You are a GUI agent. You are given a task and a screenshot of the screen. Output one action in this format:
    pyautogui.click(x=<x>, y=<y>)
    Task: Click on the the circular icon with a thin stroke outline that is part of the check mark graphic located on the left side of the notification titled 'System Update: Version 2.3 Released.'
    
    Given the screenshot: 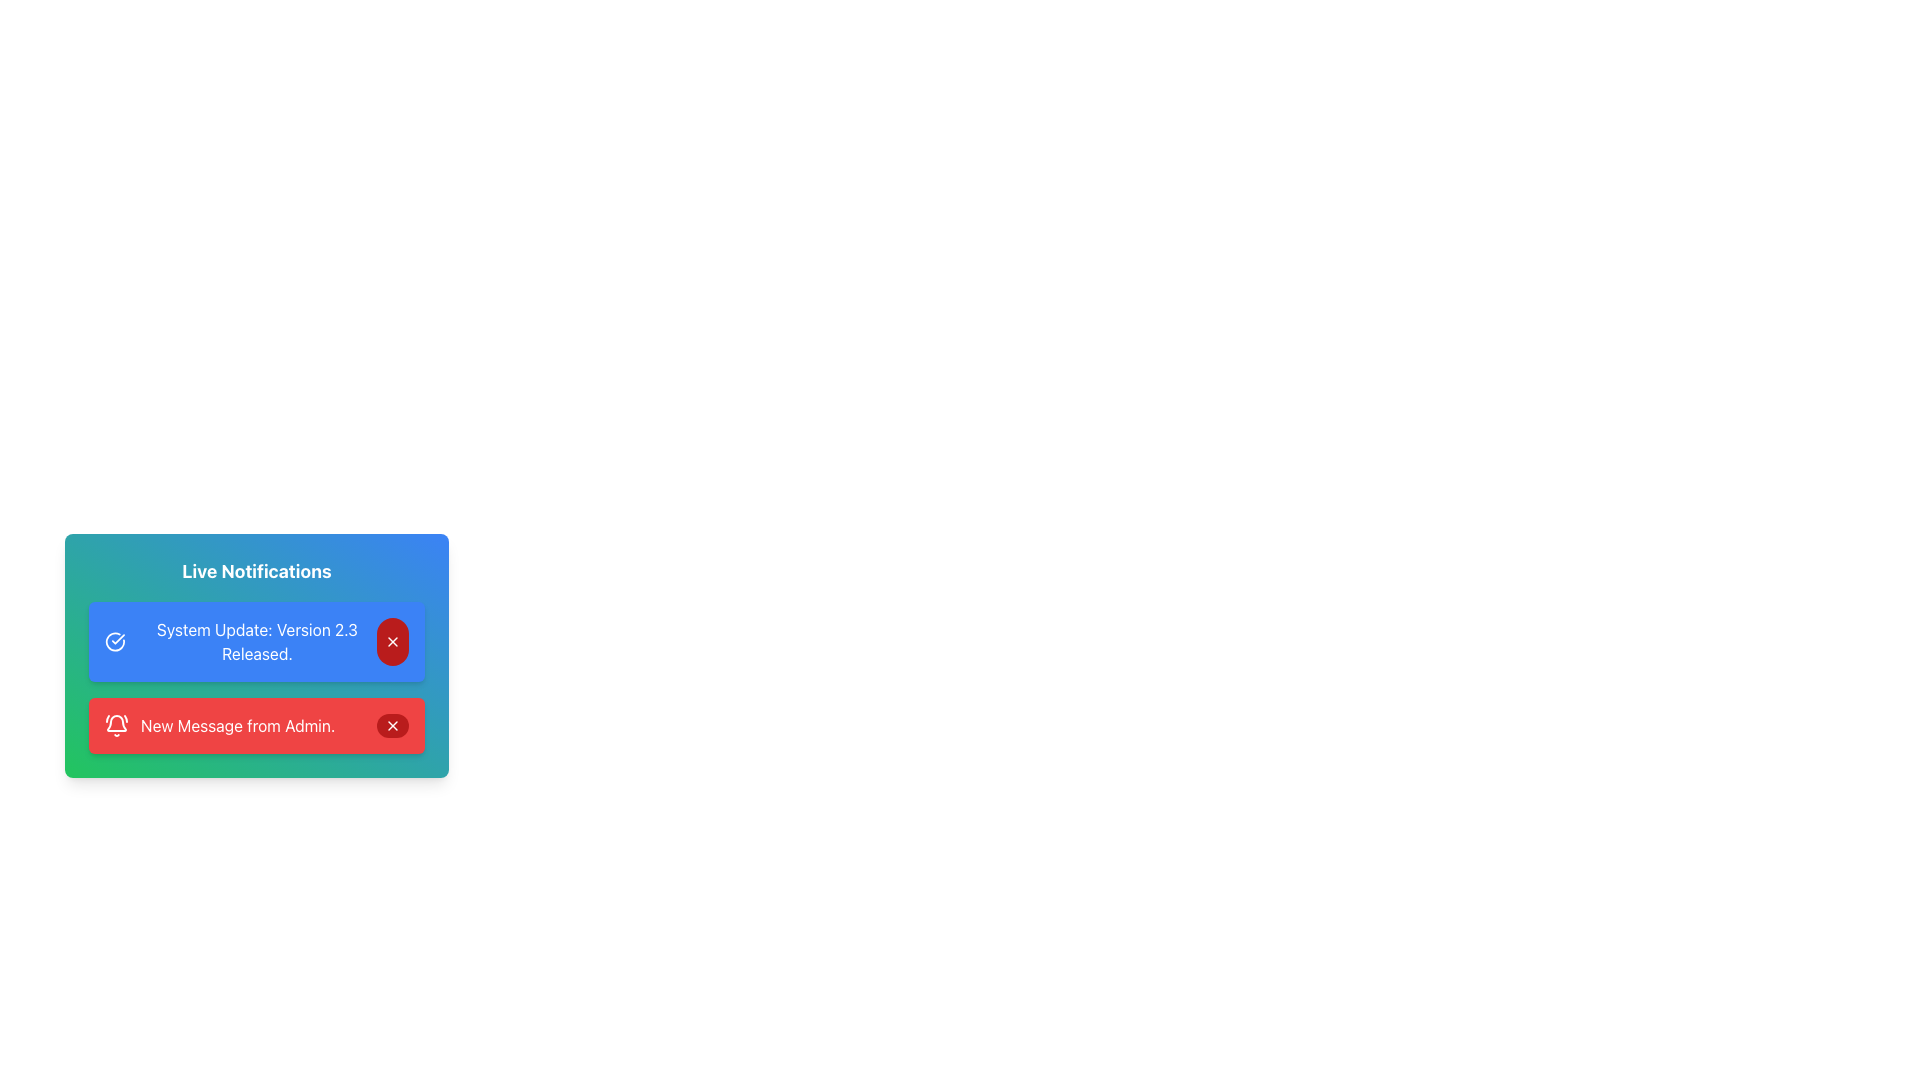 What is the action you would take?
    pyautogui.click(x=114, y=641)
    